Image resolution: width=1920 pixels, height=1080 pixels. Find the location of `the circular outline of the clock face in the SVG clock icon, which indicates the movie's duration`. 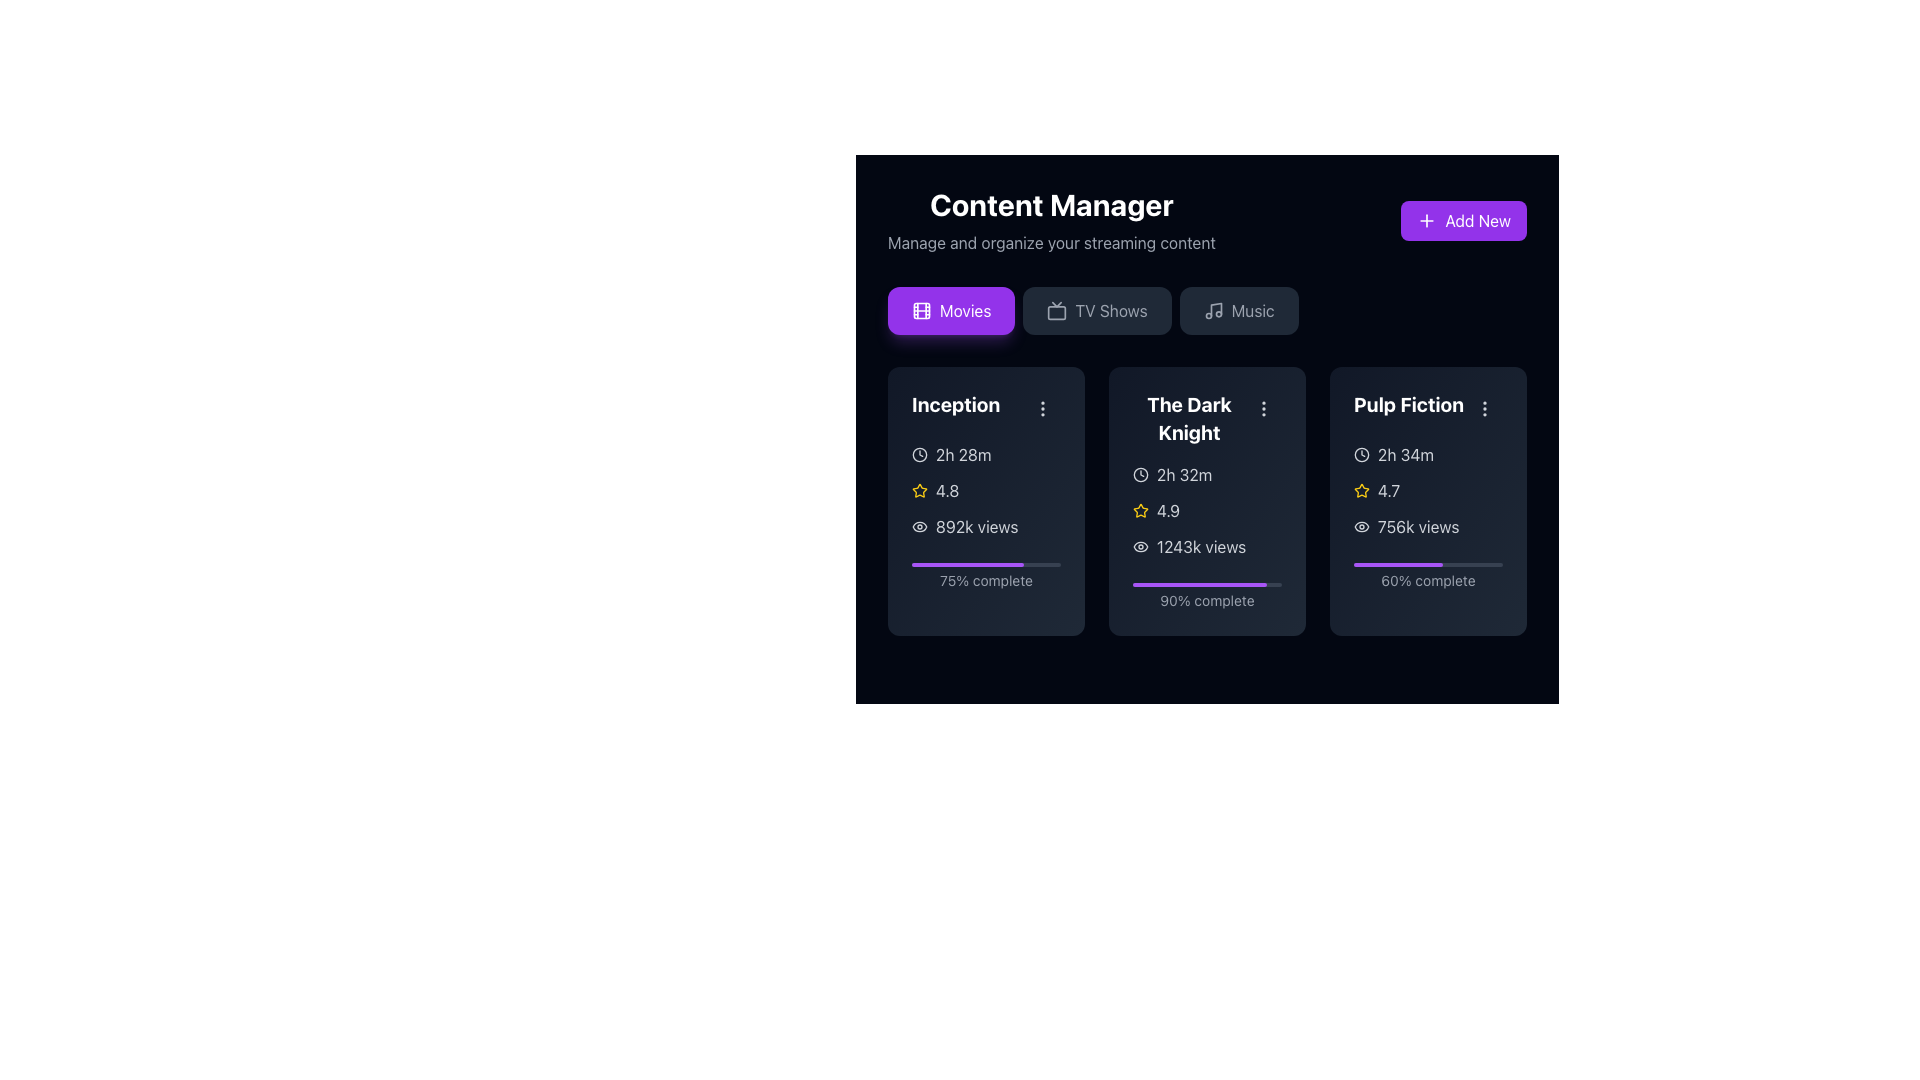

the circular outline of the clock face in the SVG clock icon, which indicates the movie's duration is located at coordinates (1361, 455).